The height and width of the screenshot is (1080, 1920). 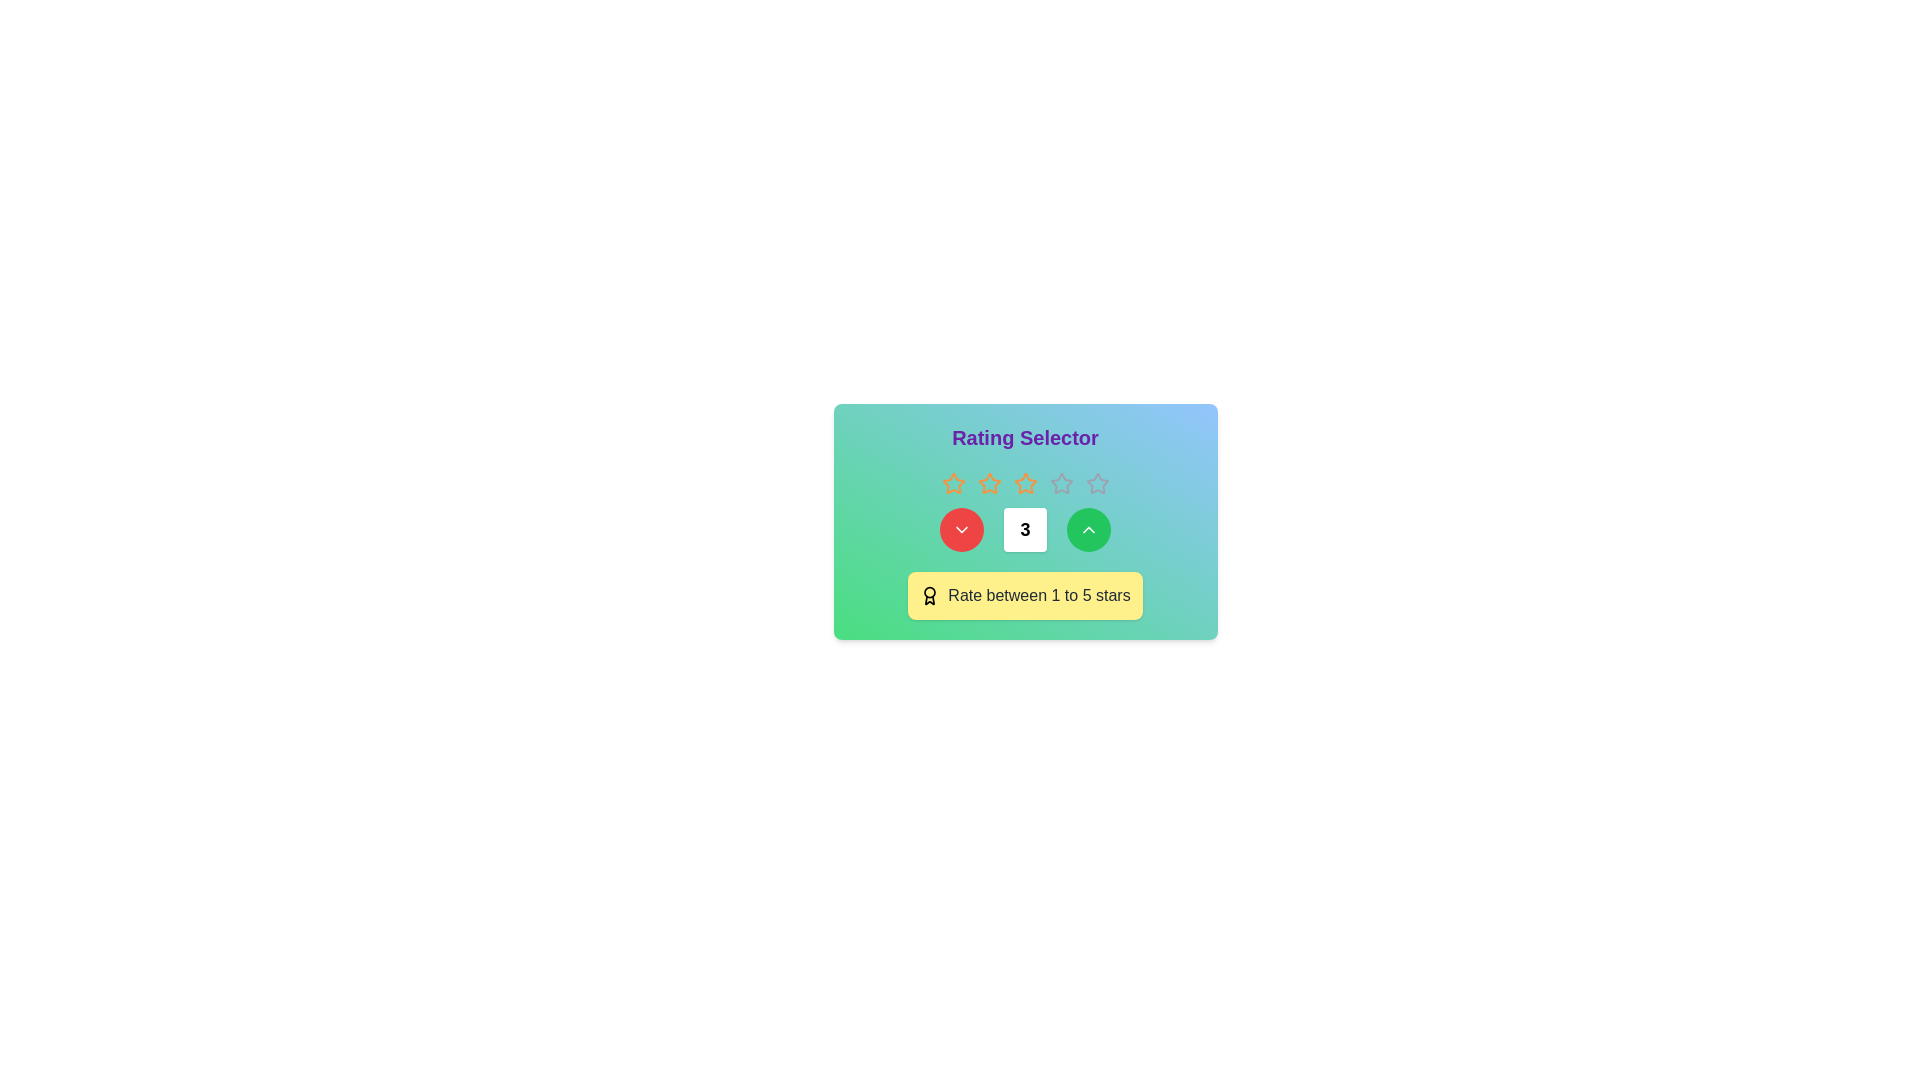 I want to click on the downward-pointing chevron icon styled with a modern, minimalist design located within a vibrant red circular button, positioned to the left of the numeric input box in the rating selection panel, so click(x=962, y=528).